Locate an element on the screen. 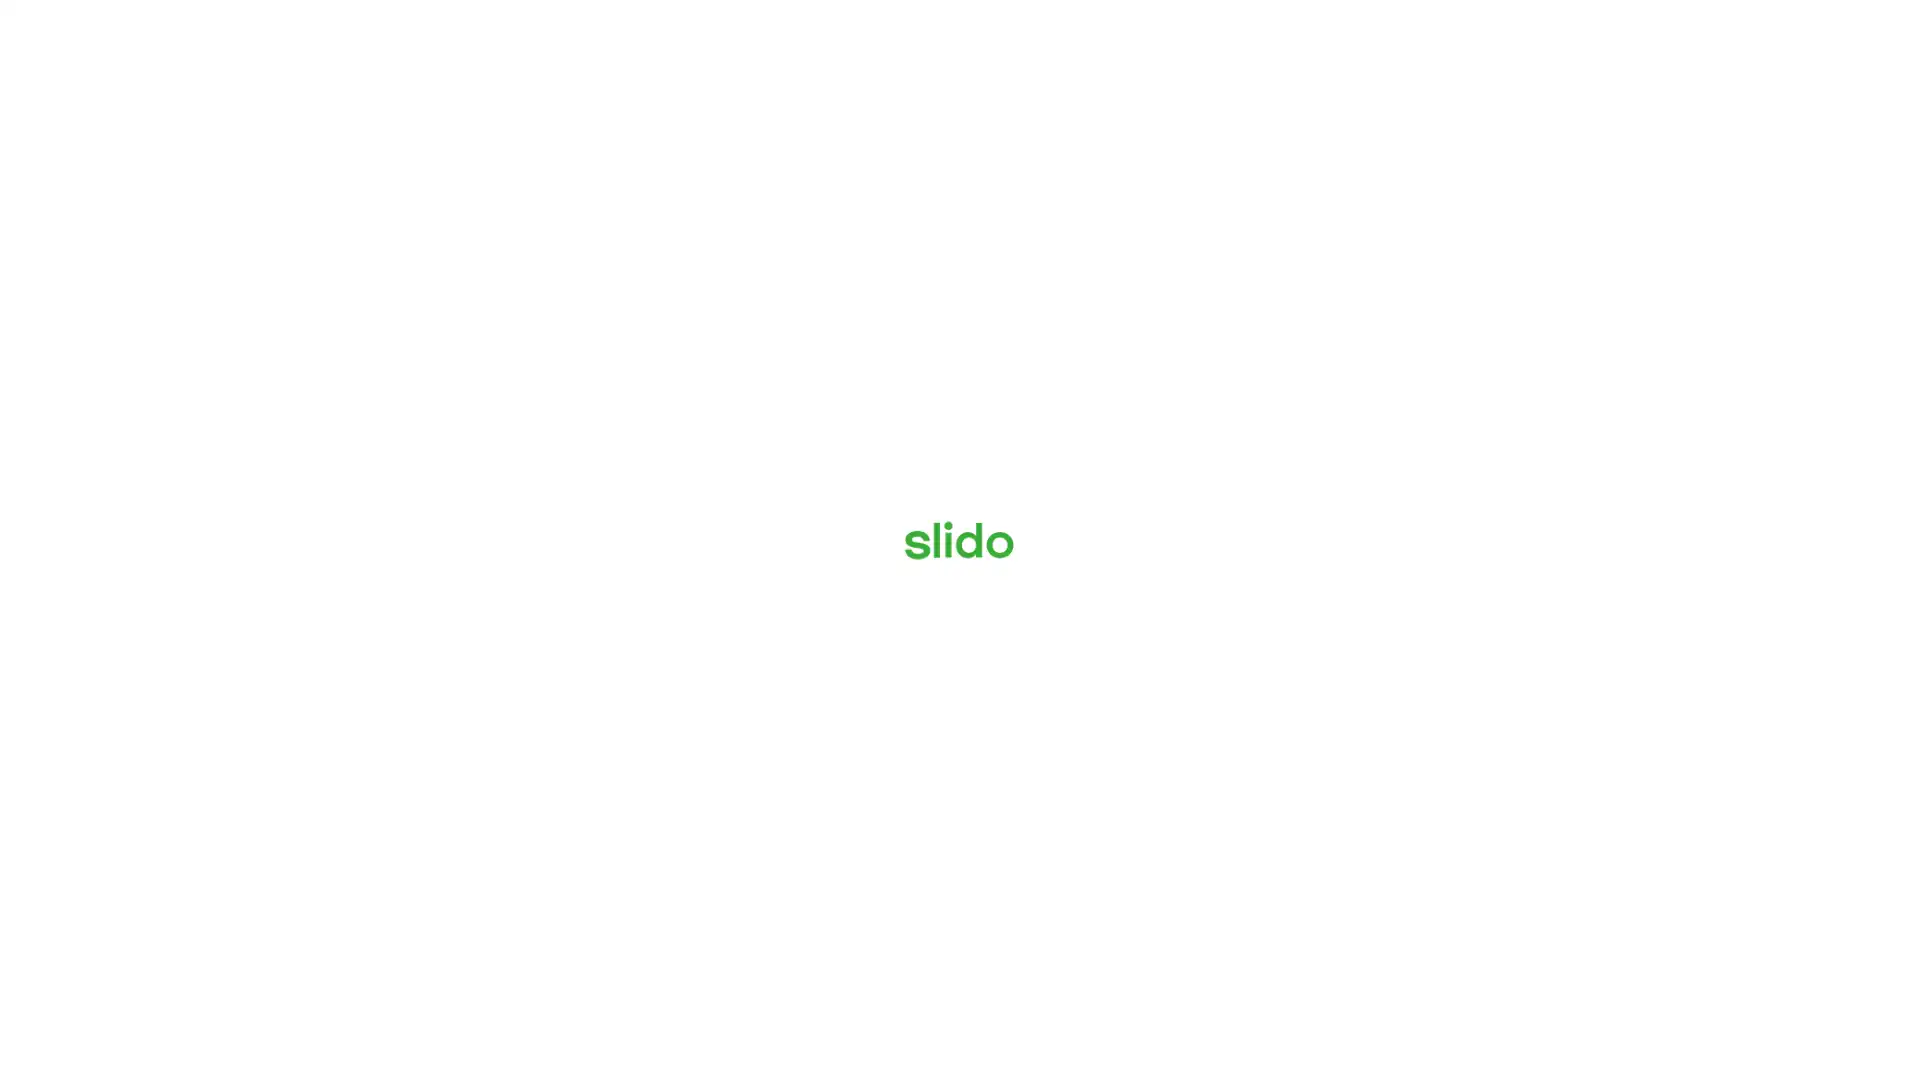  Ask the speaker is located at coordinates (1781, 1019).